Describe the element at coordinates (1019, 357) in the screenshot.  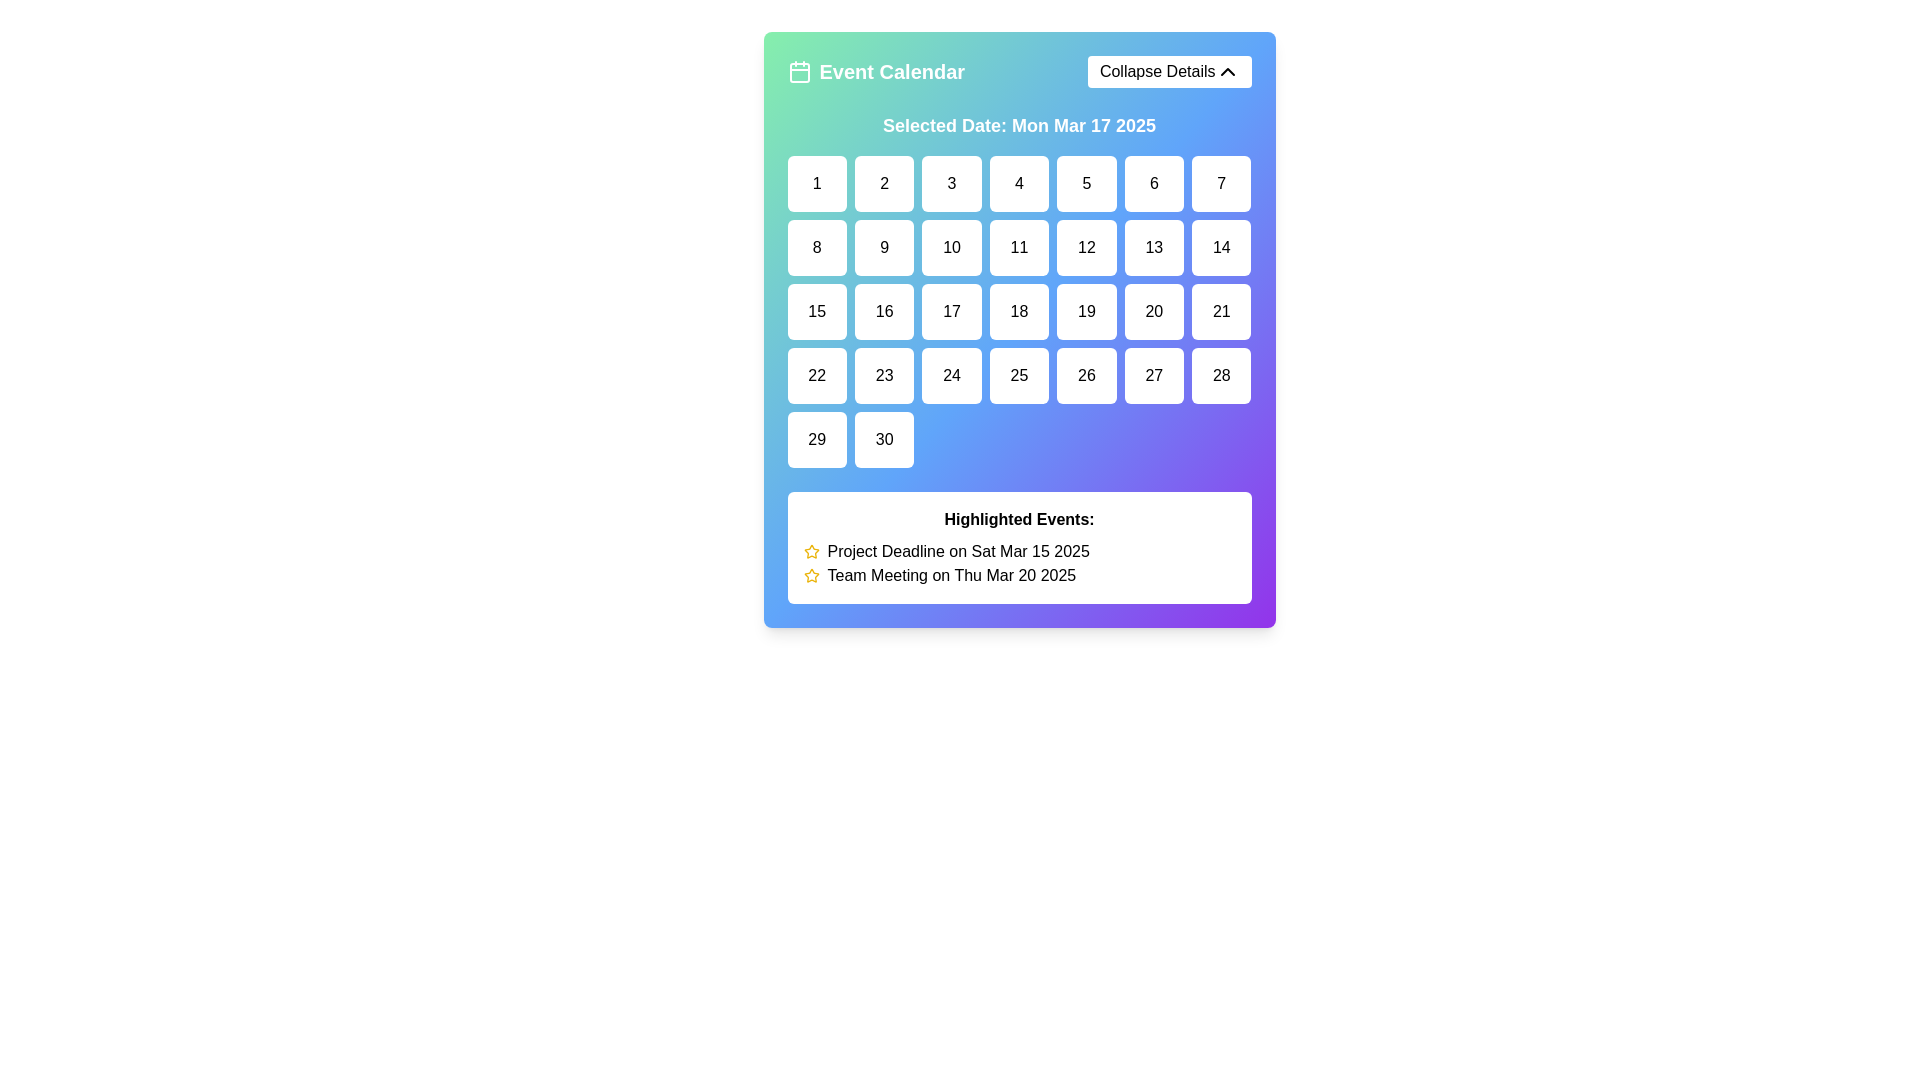
I see `the calendar cells in the calendar component displayed under the header 'Selected Date: Mon Mar 17 2025'` at that location.